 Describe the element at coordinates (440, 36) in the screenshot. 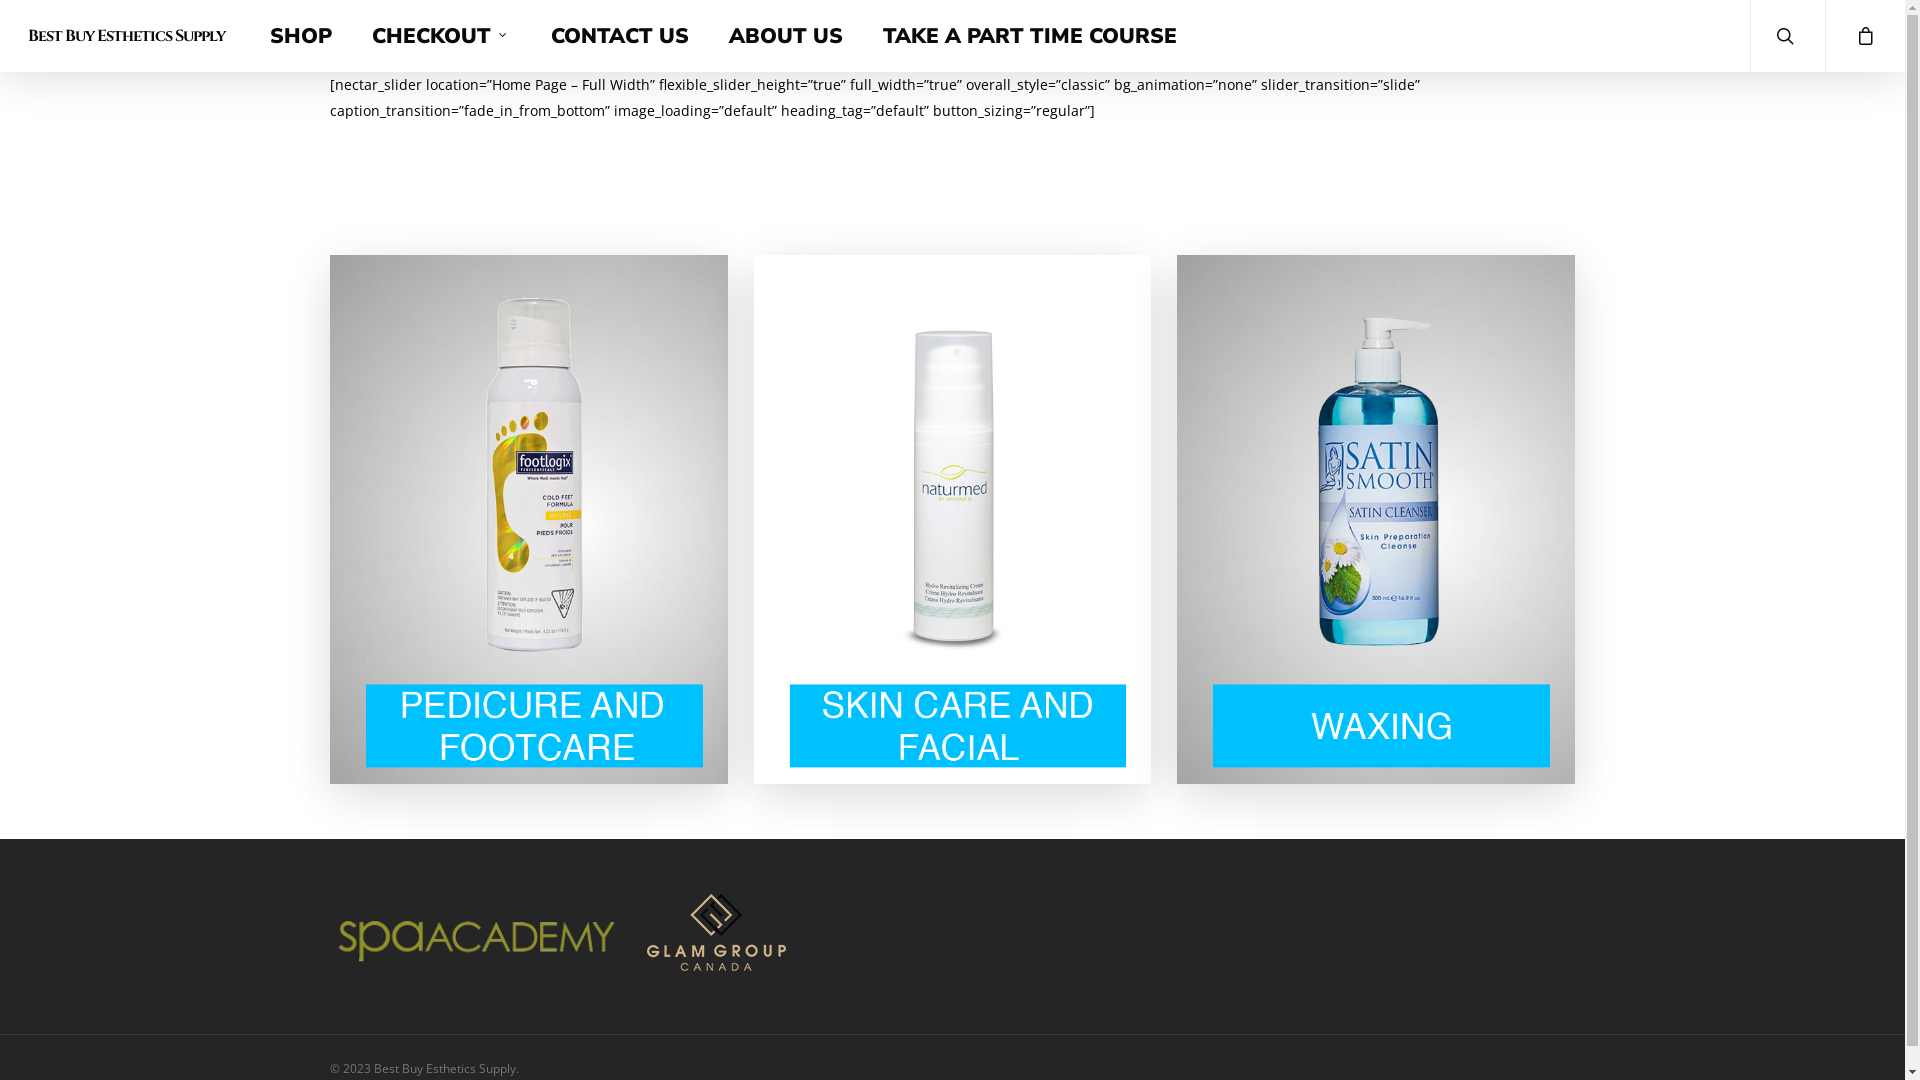

I see `'CHECKOUT'` at that location.